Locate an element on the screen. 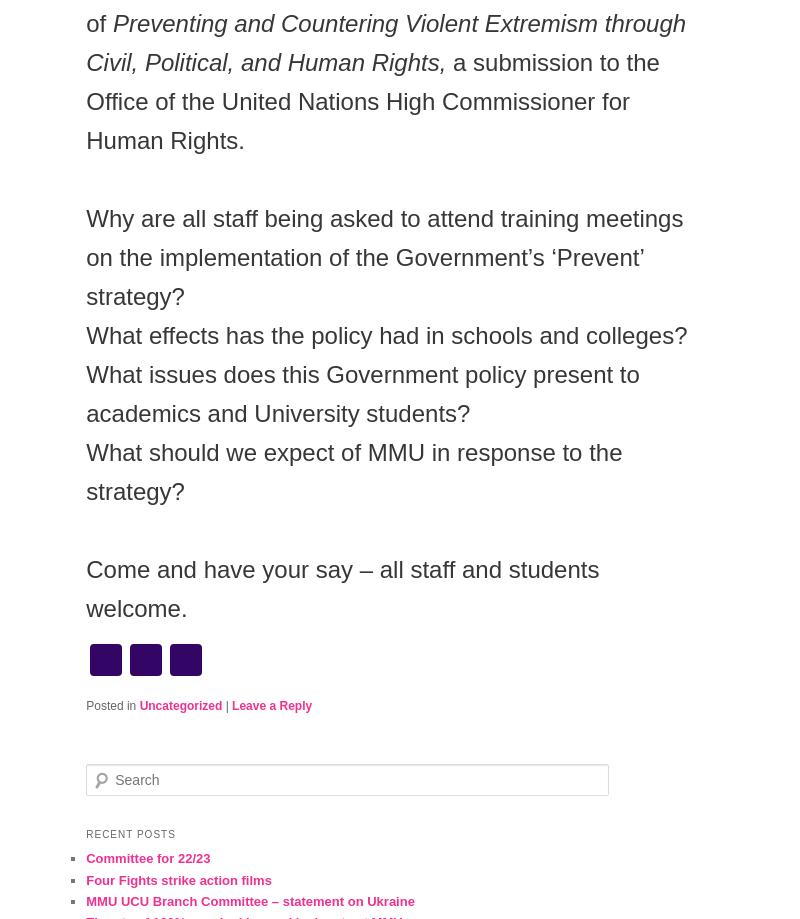 This screenshot has height=919, width=800. 'Four Fights strike action films' is located at coordinates (86, 878).